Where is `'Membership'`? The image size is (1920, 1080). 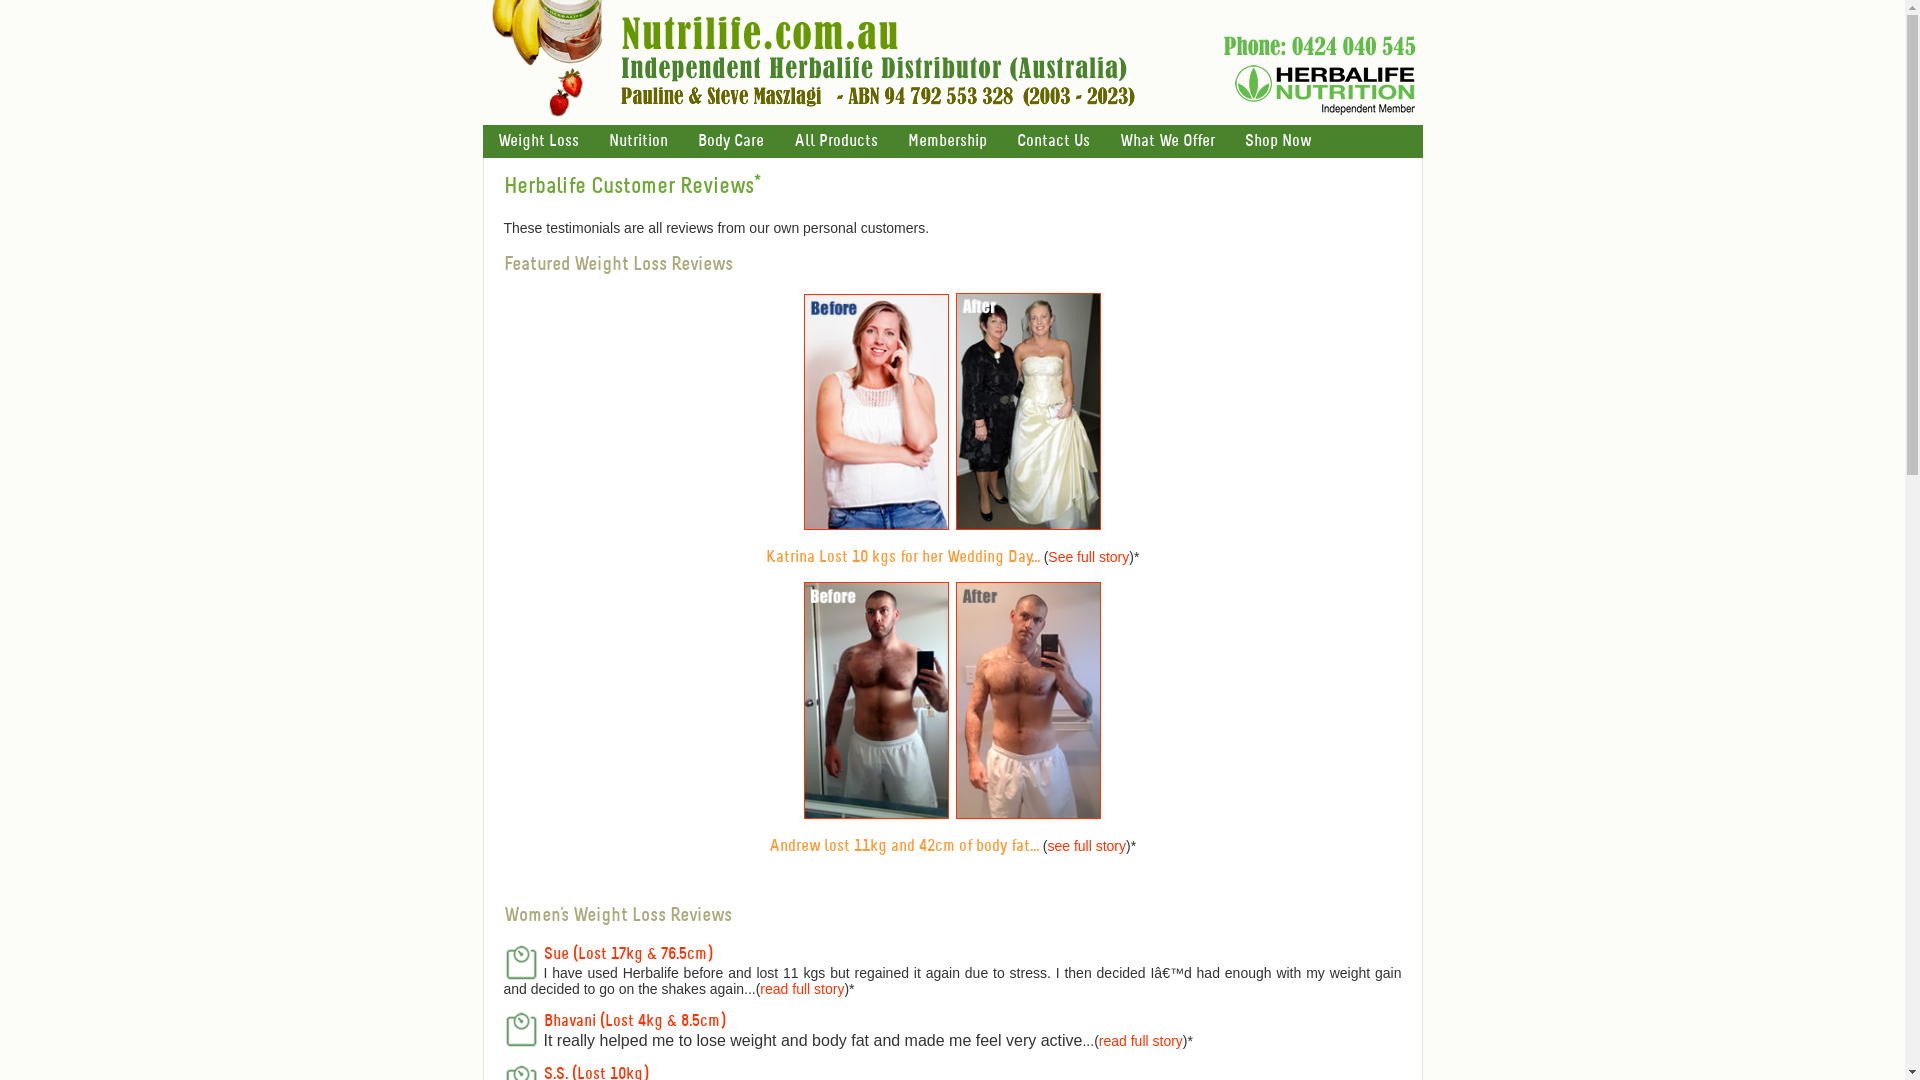 'Membership' is located at coordinates (945, 140).